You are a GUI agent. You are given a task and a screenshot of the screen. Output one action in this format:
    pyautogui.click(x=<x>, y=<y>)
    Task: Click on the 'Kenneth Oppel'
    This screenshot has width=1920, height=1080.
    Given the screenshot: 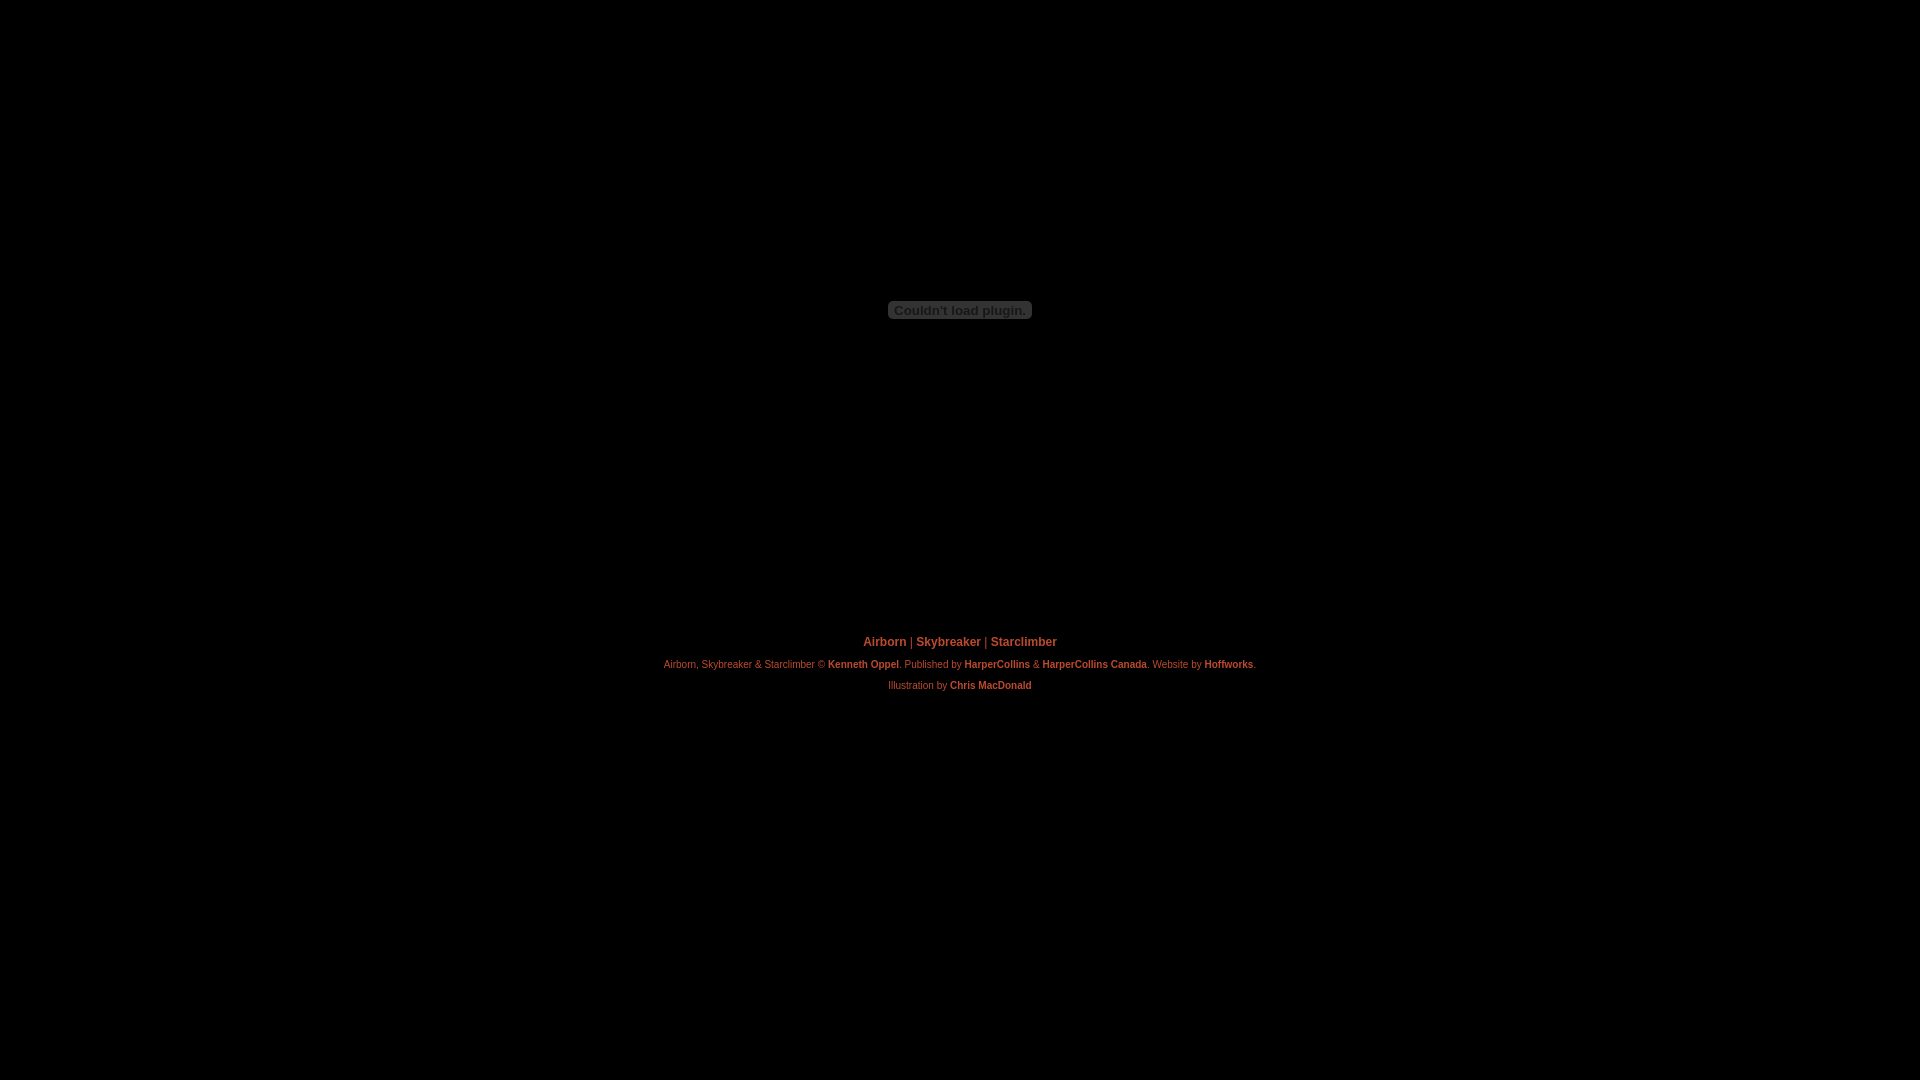 What is the action you would take?
    pyautogui.click(x=863, y=664)
    